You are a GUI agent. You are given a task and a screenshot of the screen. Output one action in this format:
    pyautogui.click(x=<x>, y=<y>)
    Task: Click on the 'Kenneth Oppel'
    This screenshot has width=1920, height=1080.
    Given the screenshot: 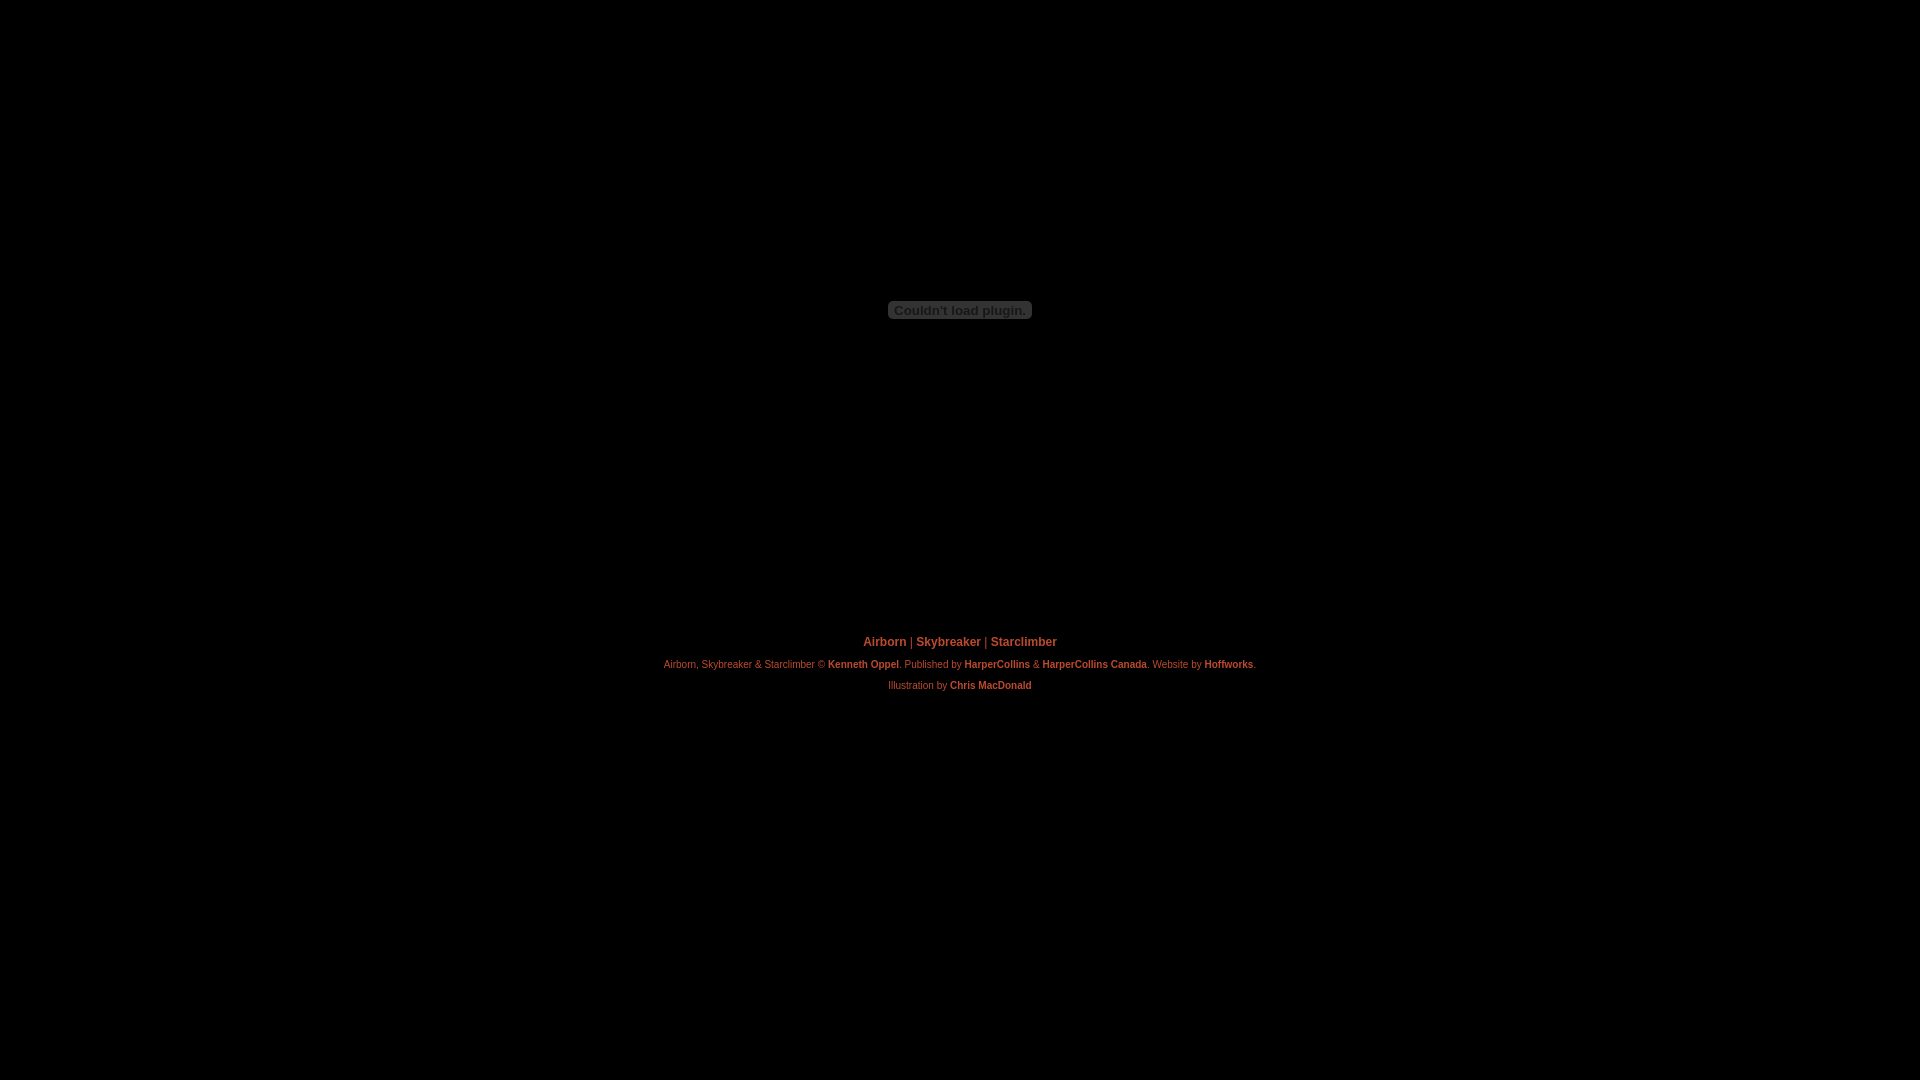 What is the action you would take?
    pyautogui.click(x=863, y=664)
    